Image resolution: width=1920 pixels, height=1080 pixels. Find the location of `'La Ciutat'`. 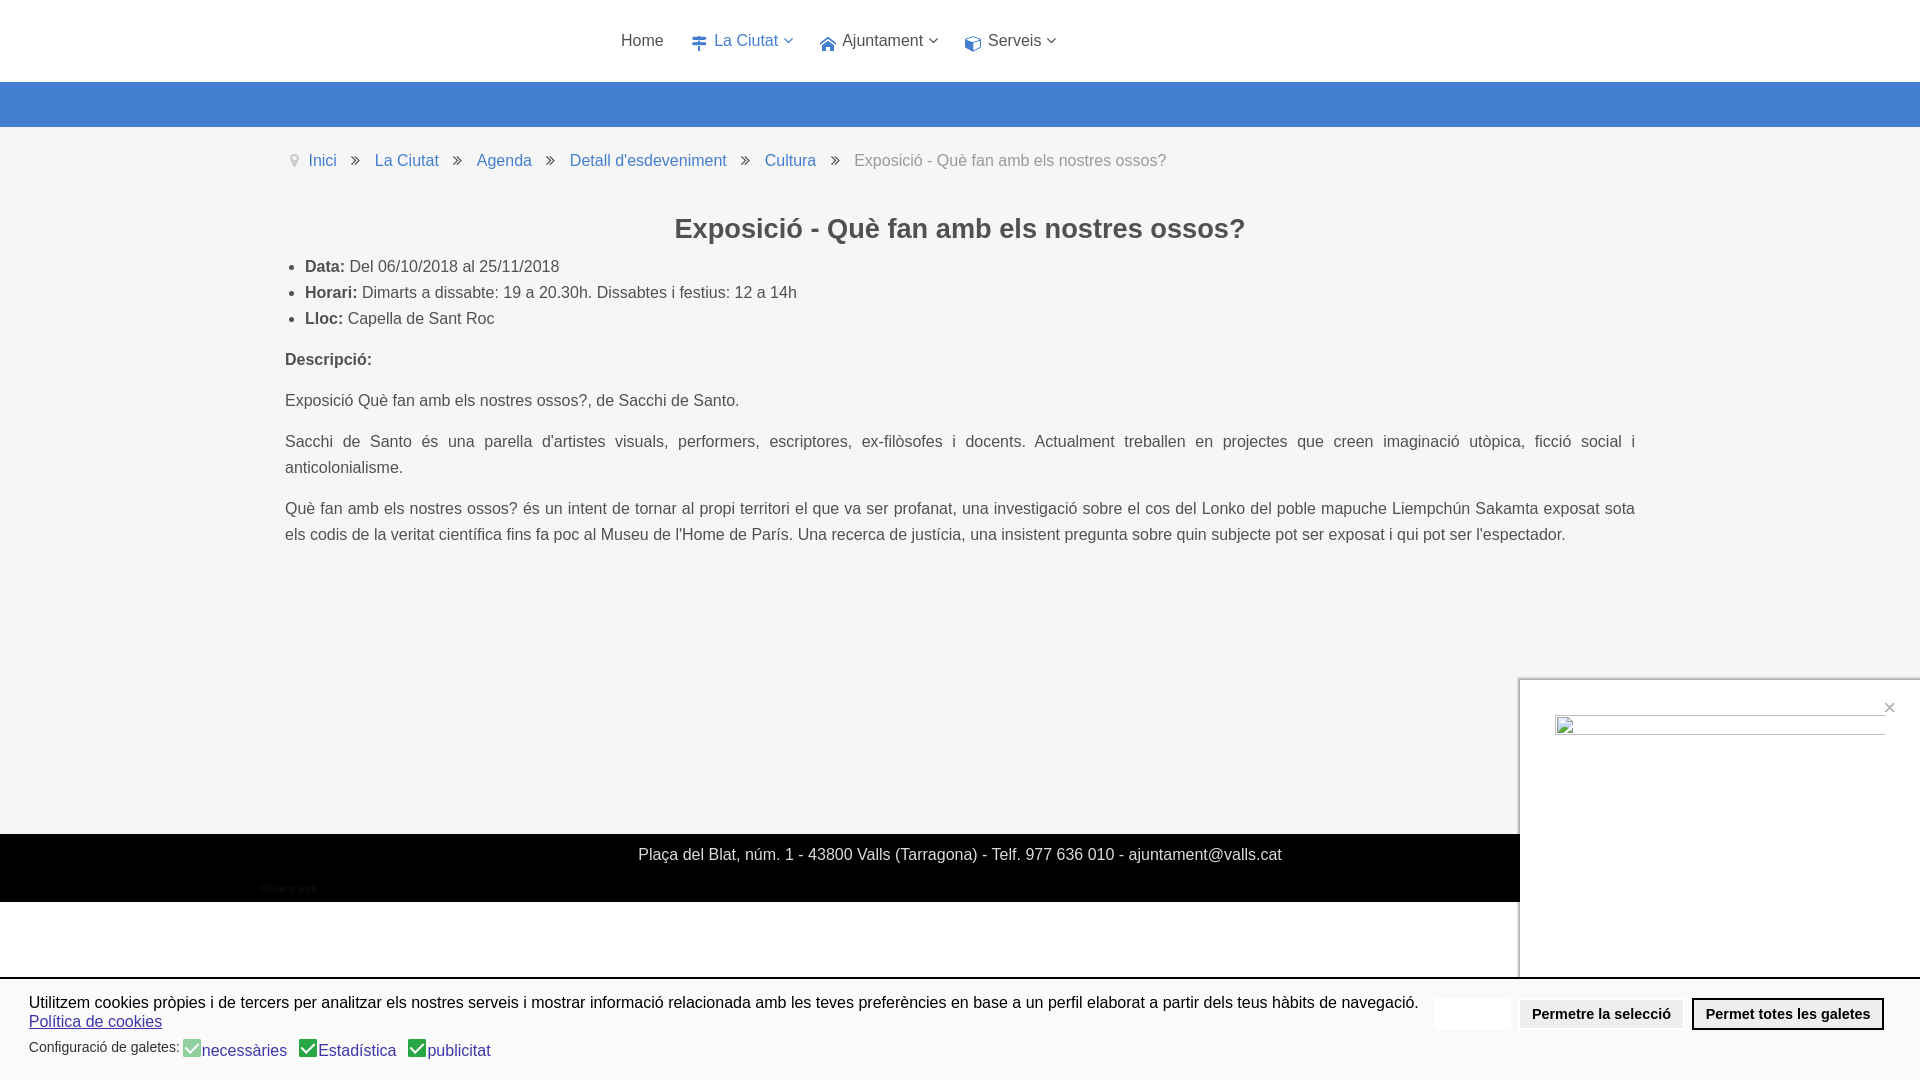

'La Ciutat' is located at coordinates (738, 41).